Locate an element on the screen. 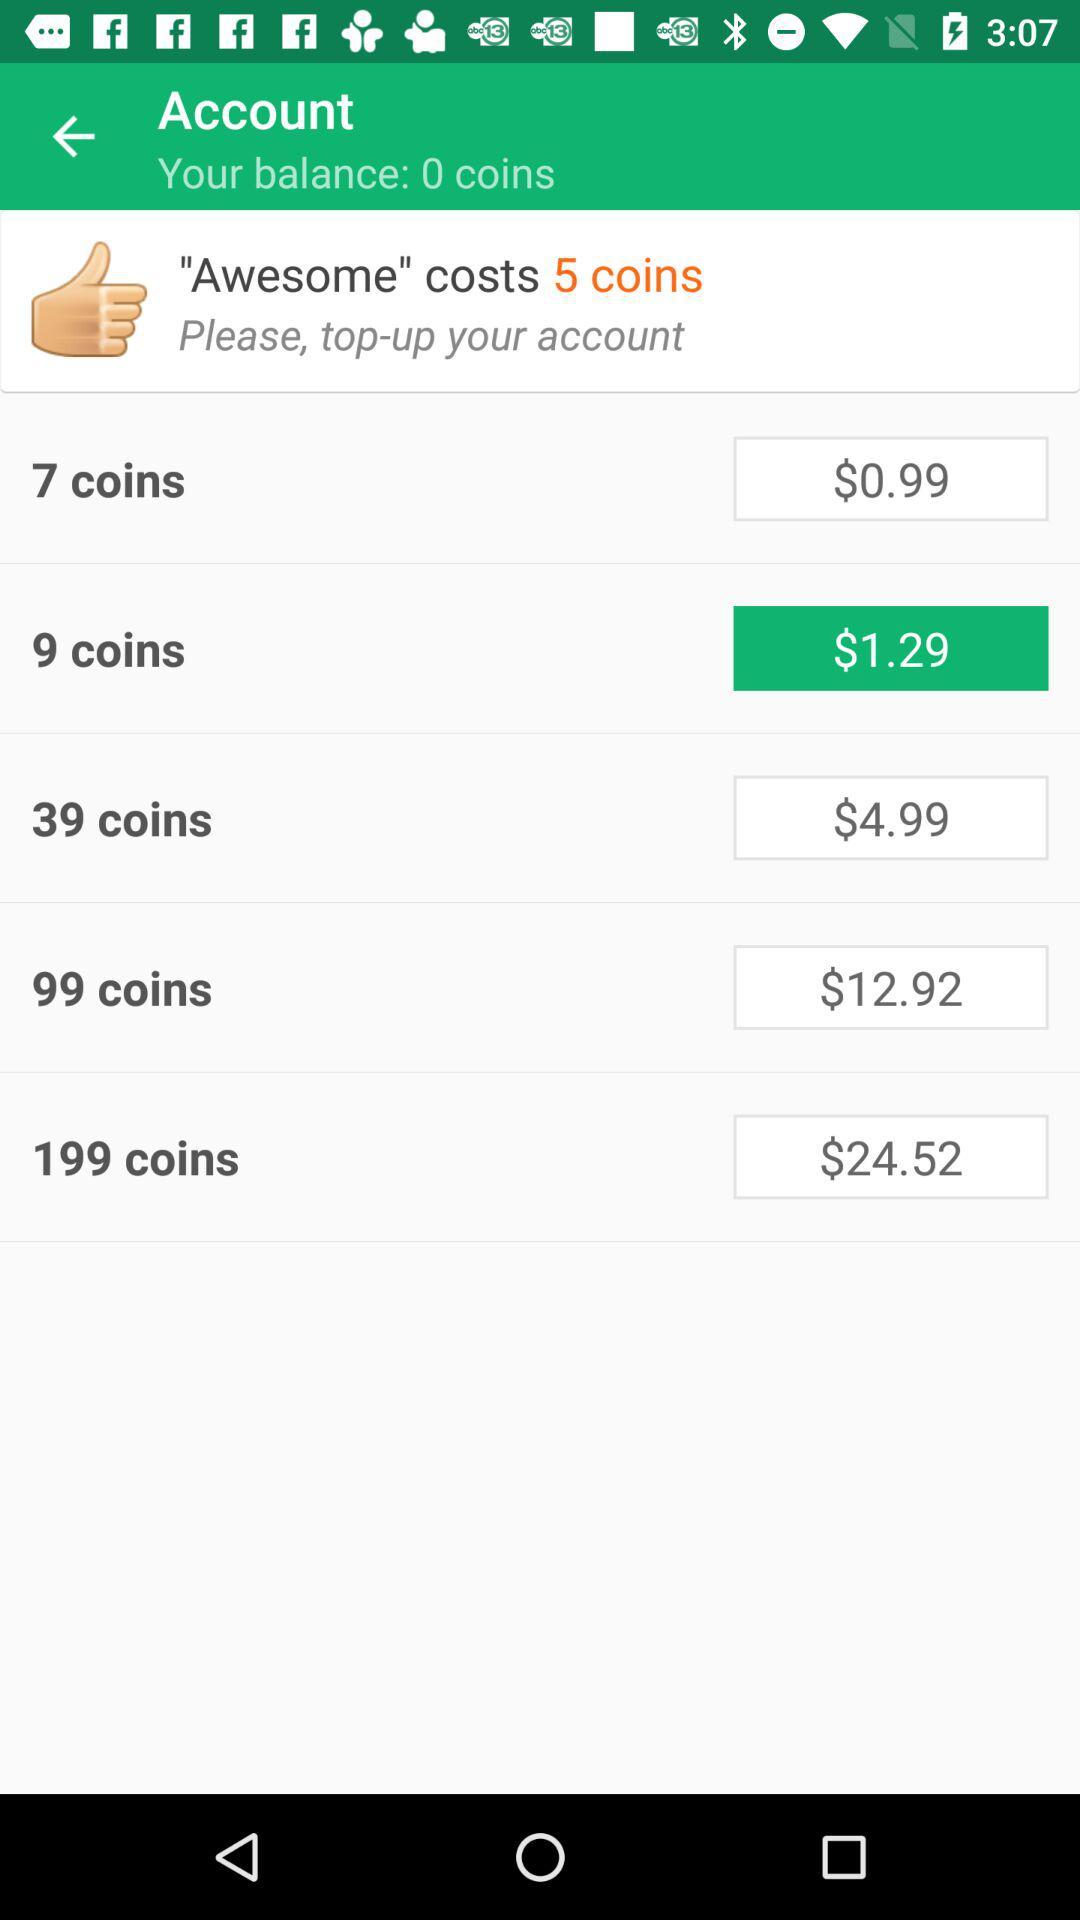  icon next to account is located at coordinates (72, 135).